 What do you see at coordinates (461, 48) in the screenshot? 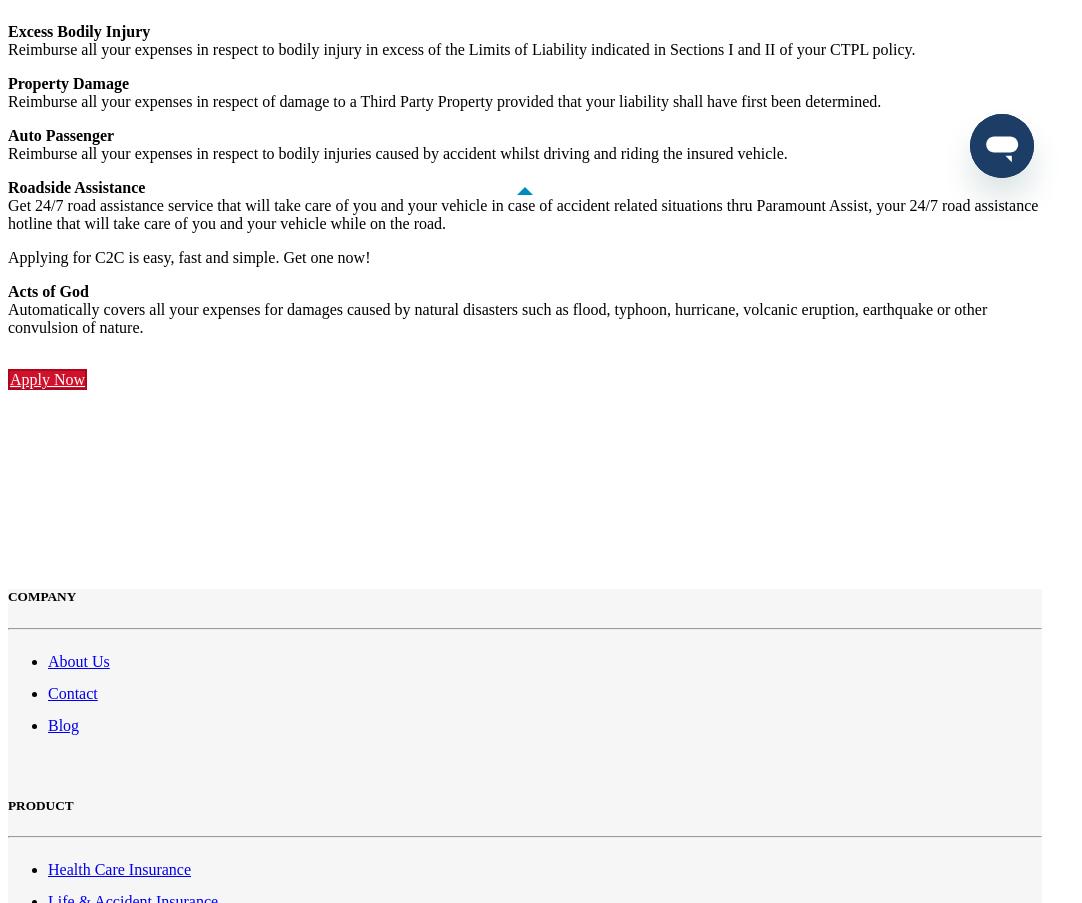
I see `'Reimburse all your expenses in respect to bodily injury in excess of the Limits of Liability indicated in Sections I and II of your CTPL policy.'` at bounding box center [461, 48].